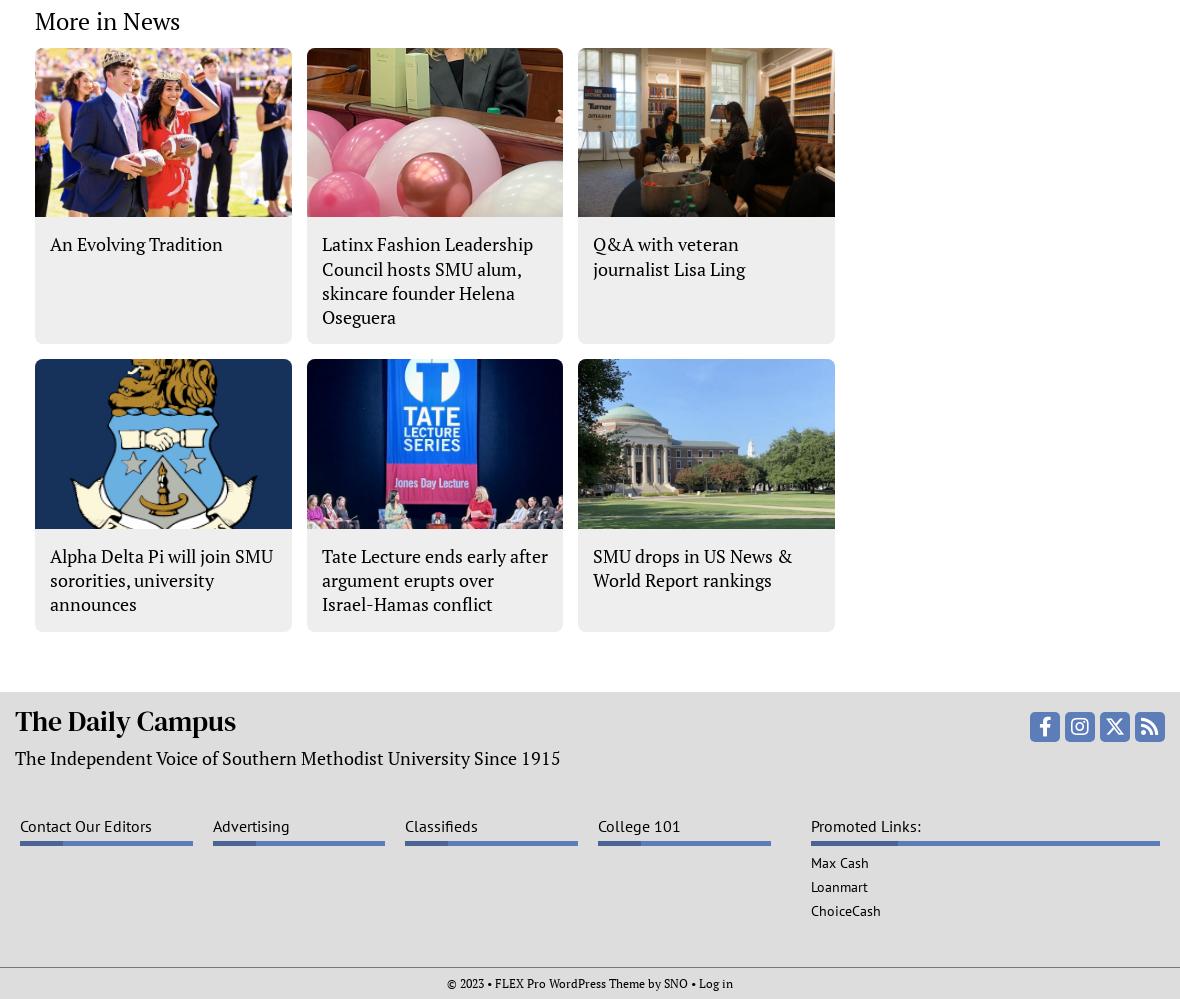  What do you see at coordinates (591, 567) in the screenshot?
I see `'SMU drops in US News & World Report rankings'` at bounding box center [591, 567].